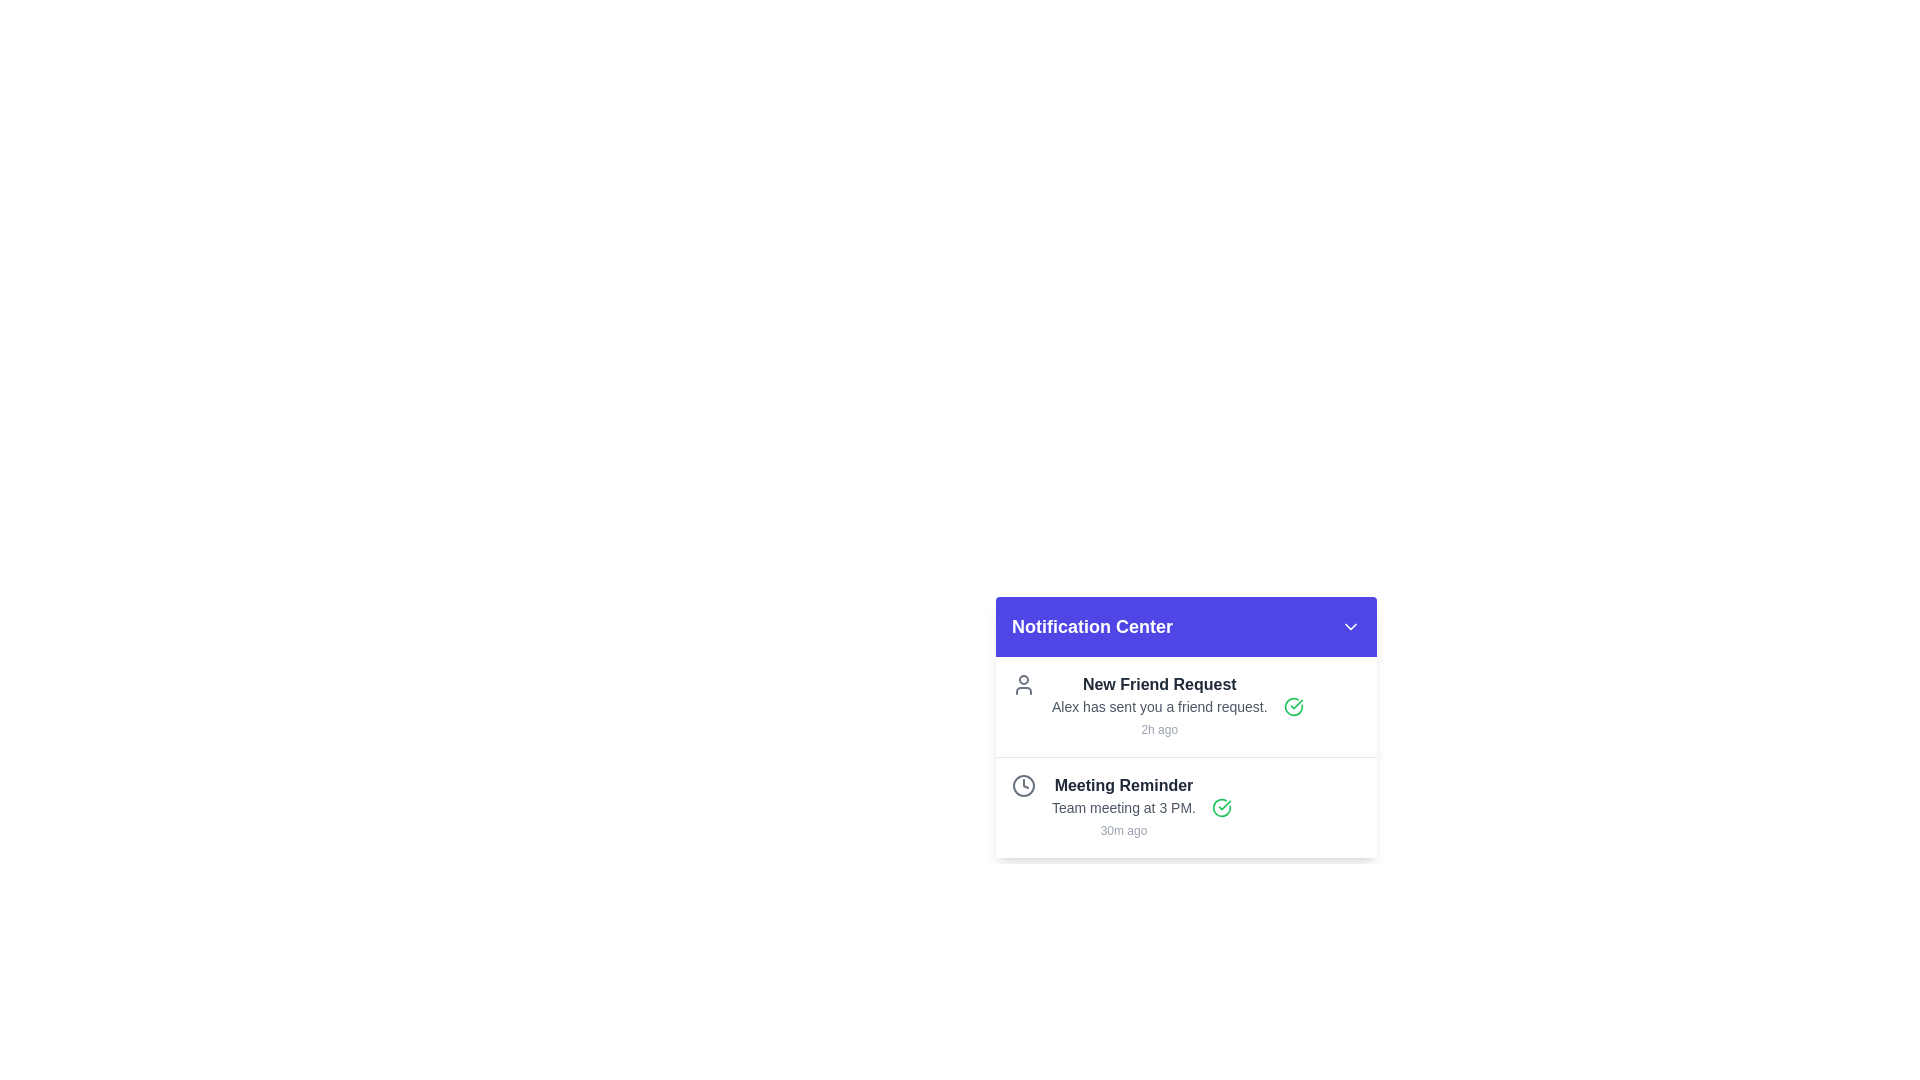 This screenshot has width=1920, height=1080. I want to click on the SVG Circle Element that defines the boundary of the clock icon for the 'Meeting Reminder' notification in the Notification Center, so click(1023, 785).